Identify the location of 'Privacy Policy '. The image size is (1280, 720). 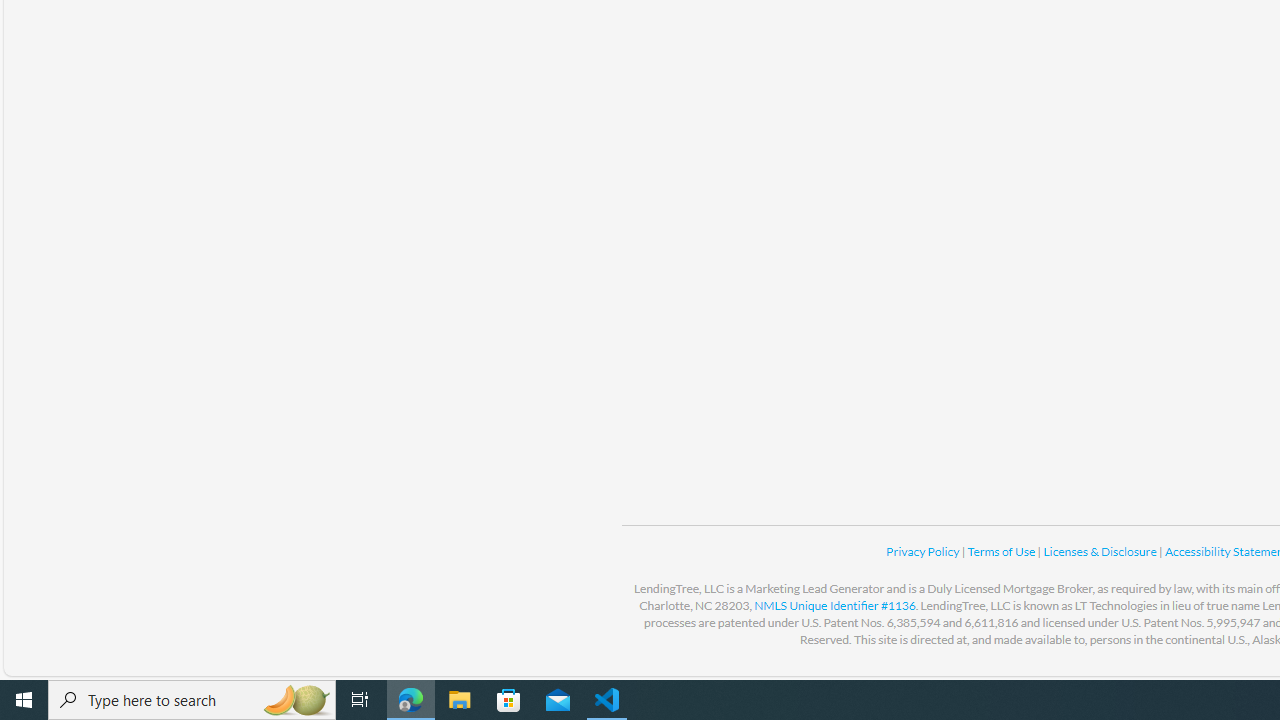
(923, 551).